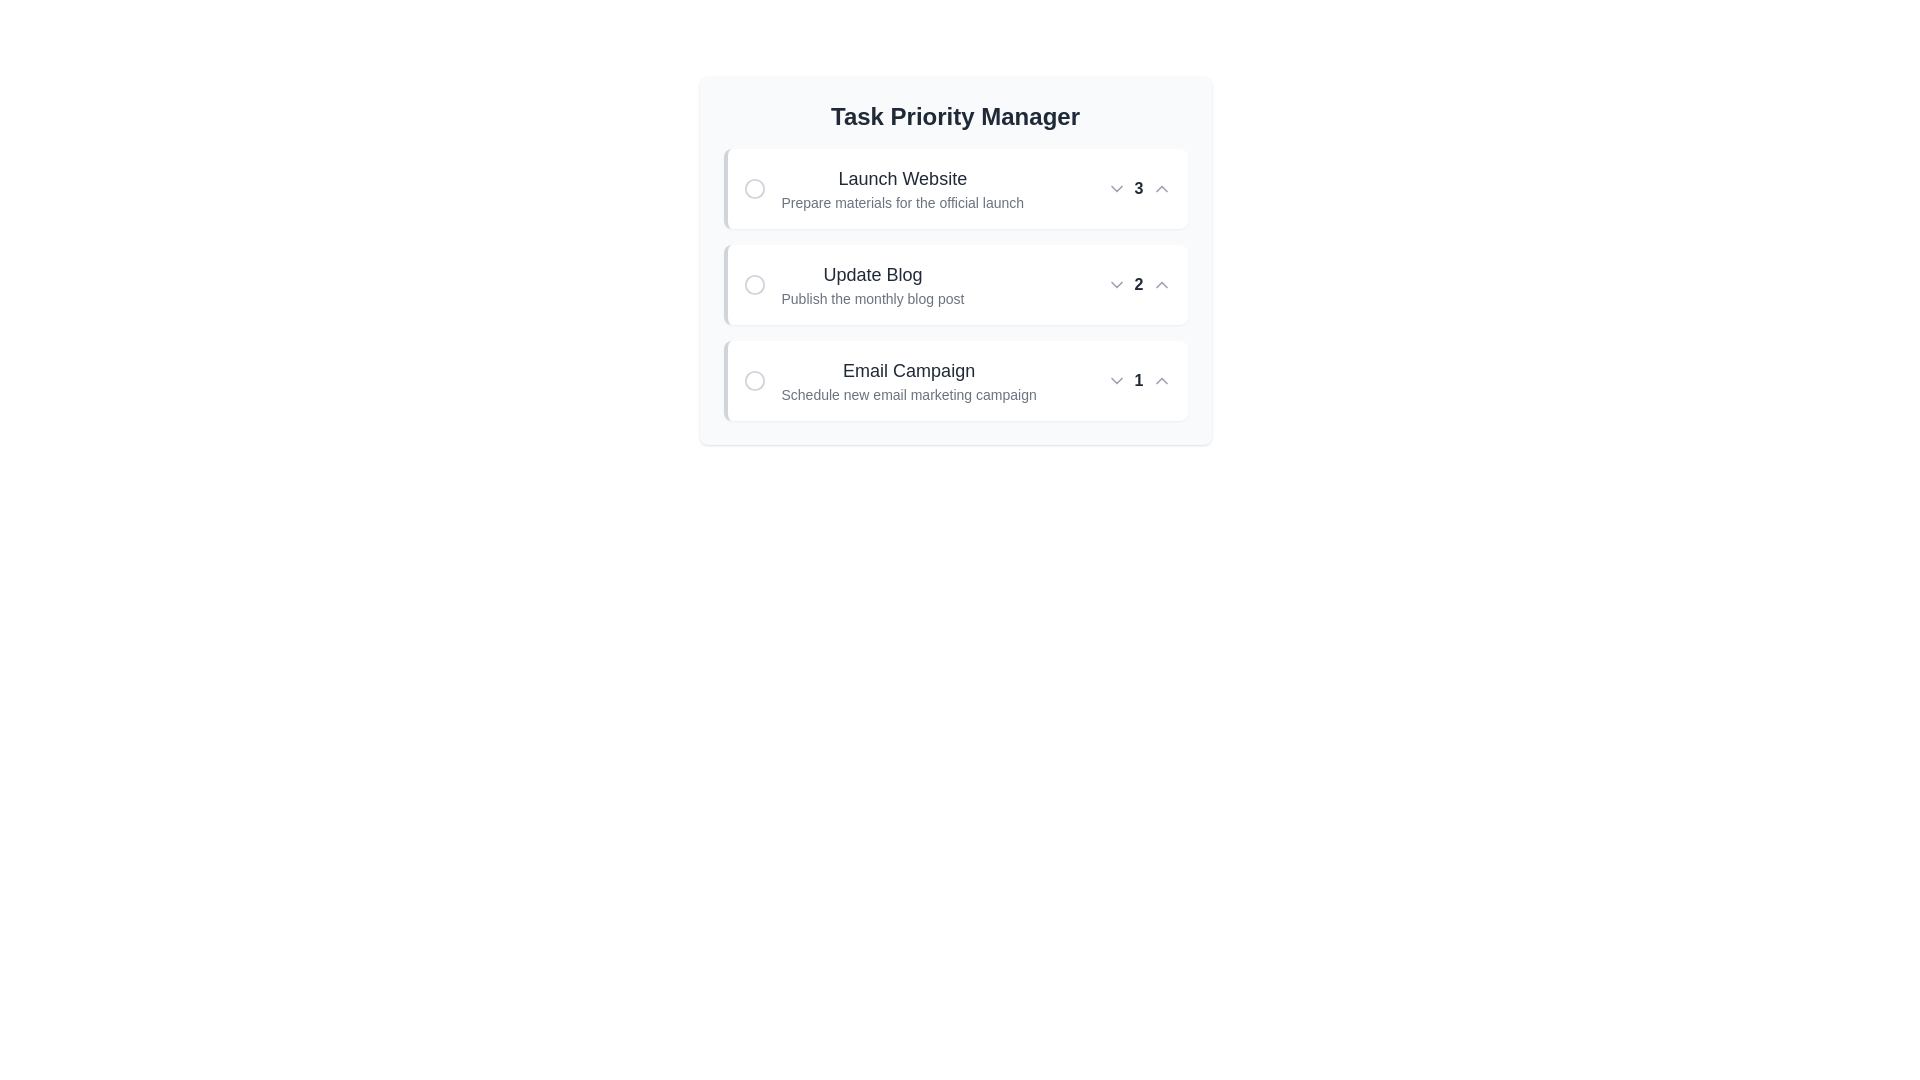 This screenshot has width=1920, height=1080. Describe the element at coordinates (882, 189) in the screenshot. I see `the first task item` at that location.